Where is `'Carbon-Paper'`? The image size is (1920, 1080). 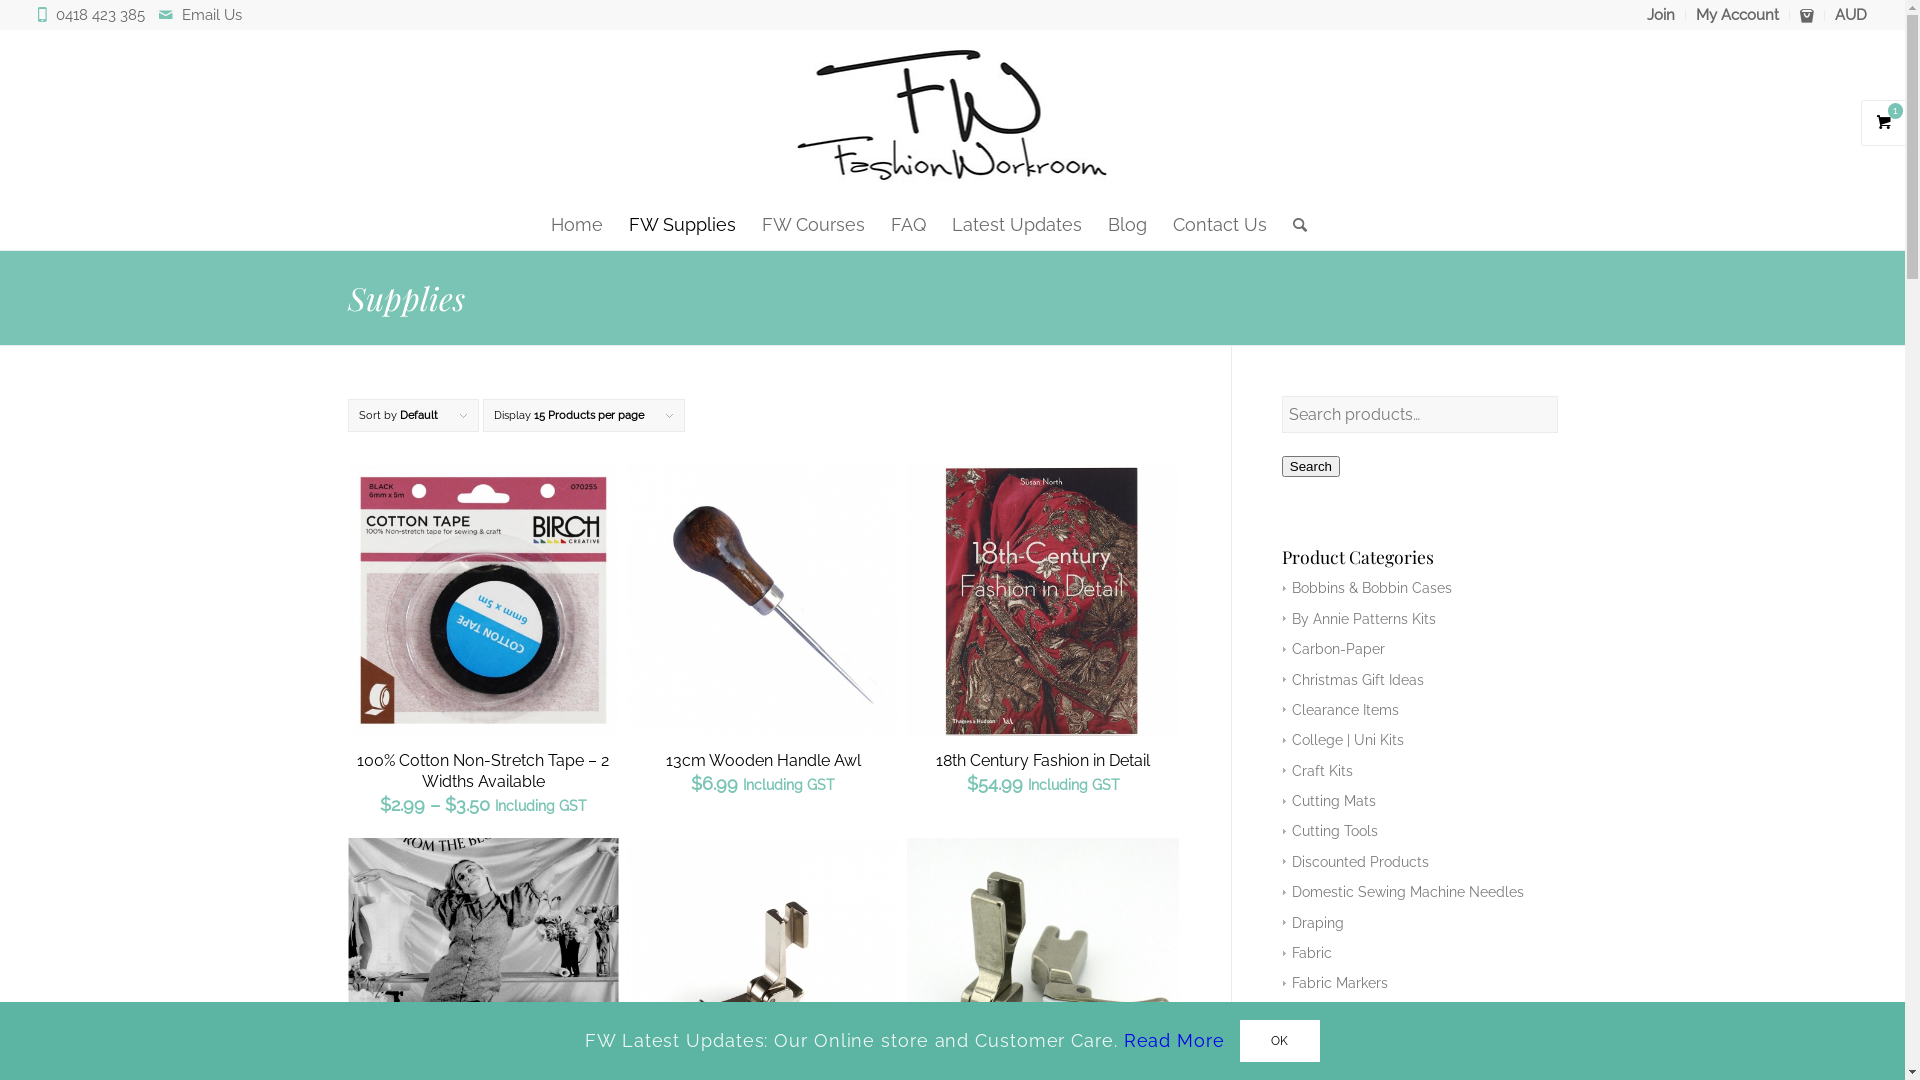
'Carbon-Paper' is located at coordinates (1282, 648).